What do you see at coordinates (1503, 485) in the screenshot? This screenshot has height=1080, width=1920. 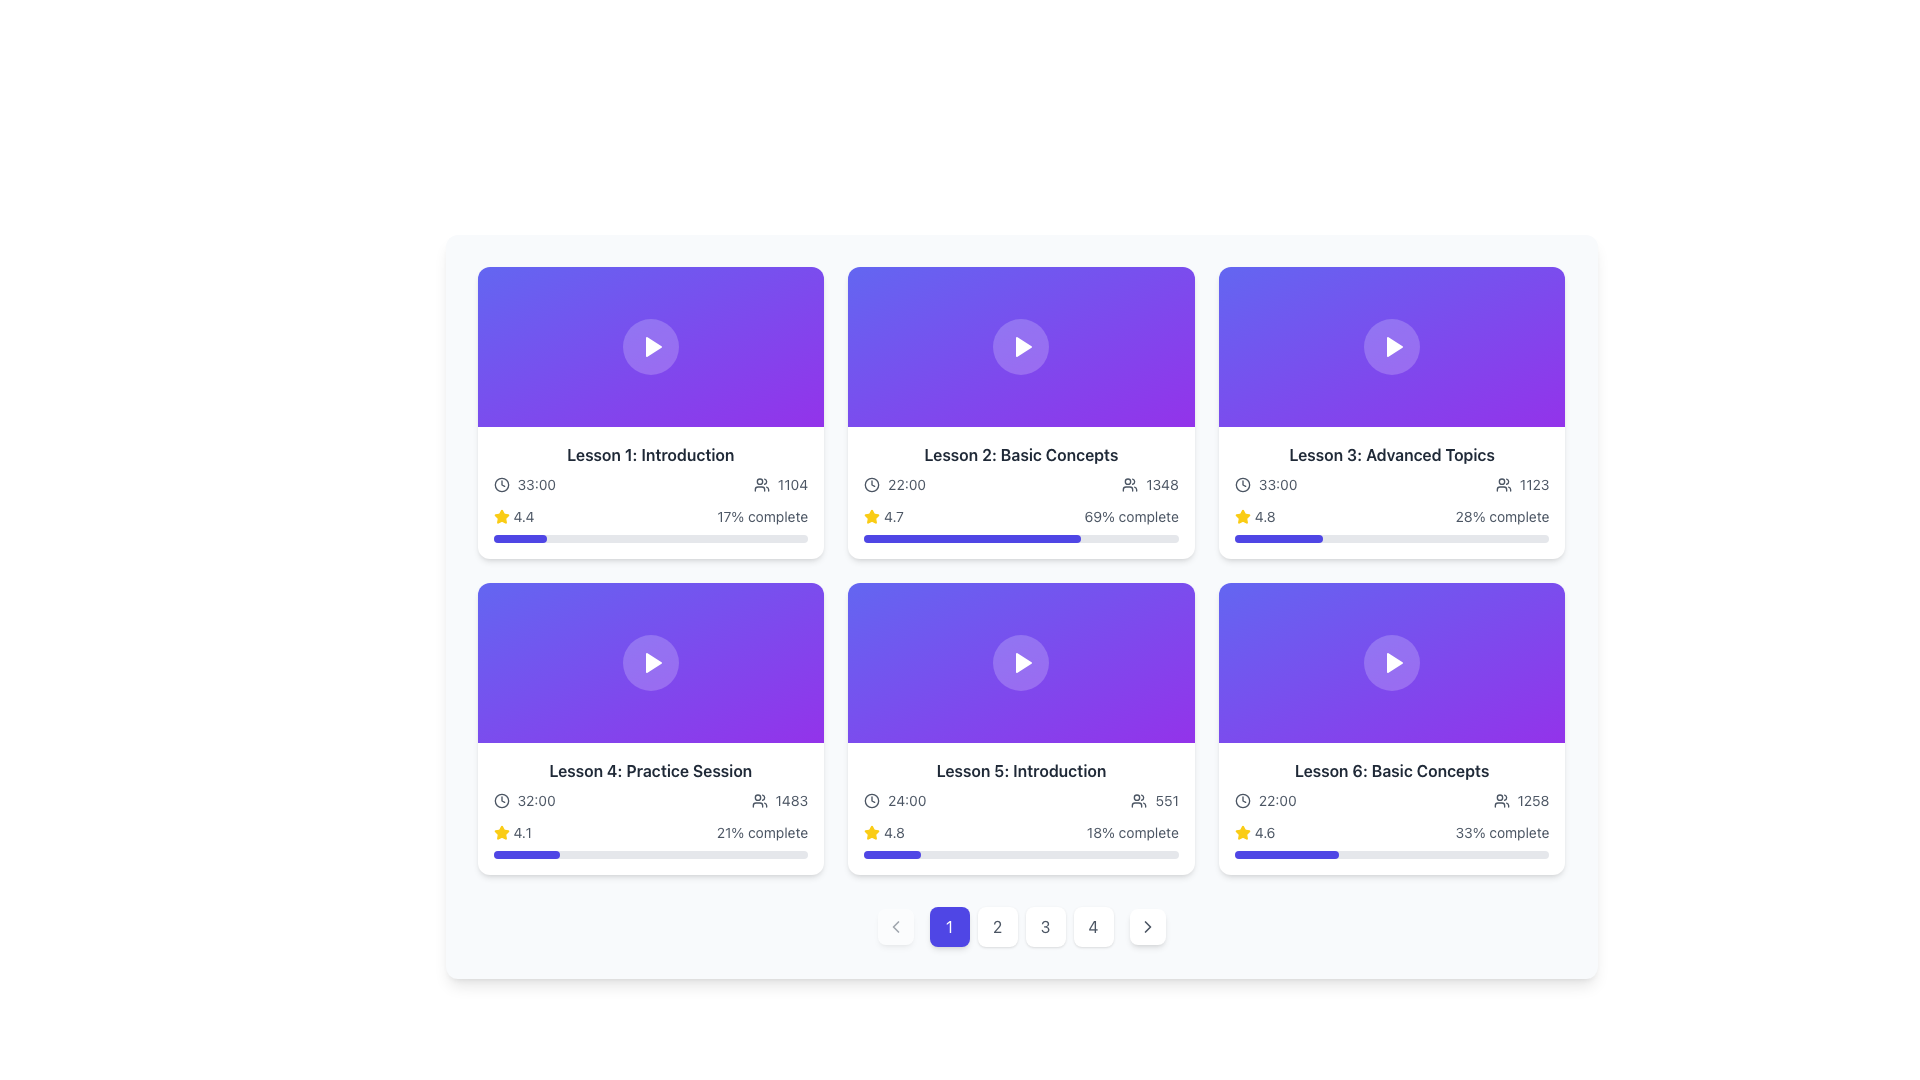 I see `the icon depicting a group of people located in the bottom-right corner of the 'Lesson 3: Advanced Topics' card, adjacent to the numerical count '1123'` at bounding box center [1503, 485].